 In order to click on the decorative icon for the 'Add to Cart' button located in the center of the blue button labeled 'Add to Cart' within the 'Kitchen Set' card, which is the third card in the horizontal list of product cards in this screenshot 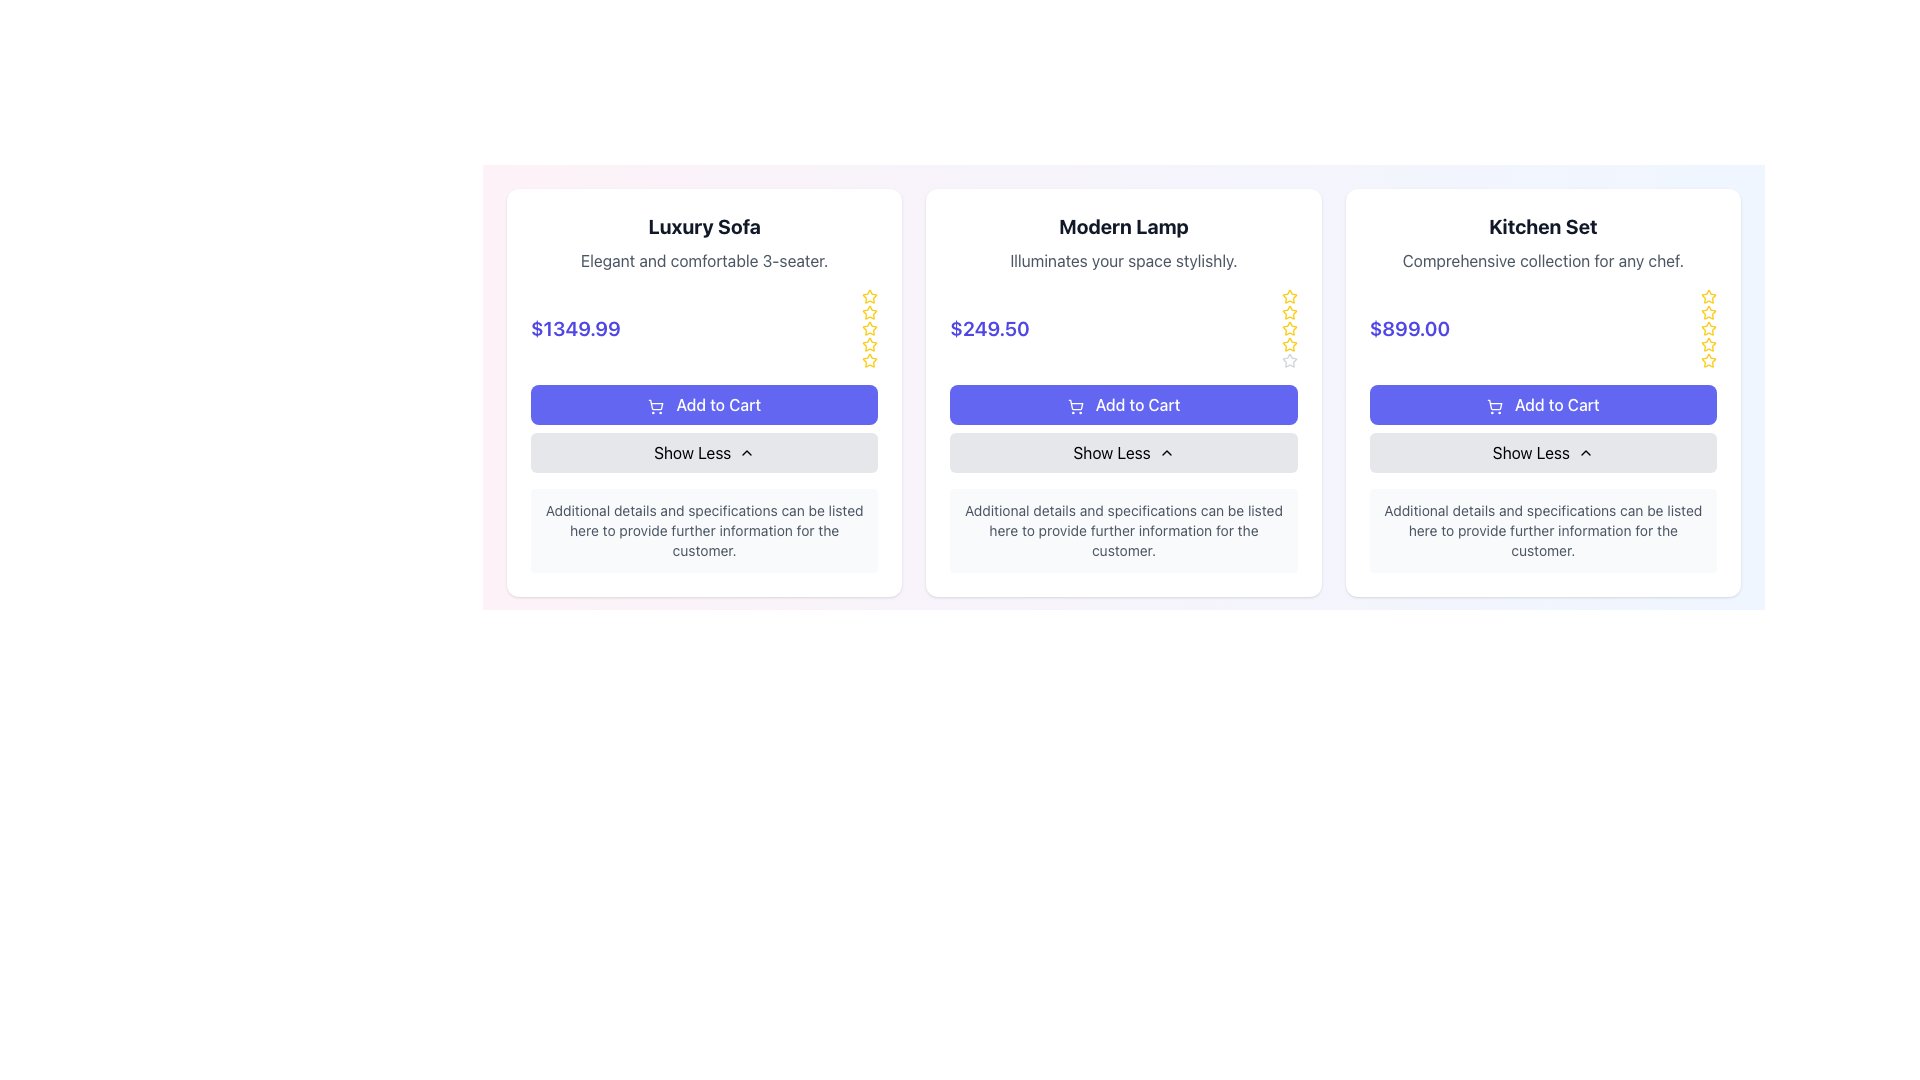, I will do `click(1494, 404)`.